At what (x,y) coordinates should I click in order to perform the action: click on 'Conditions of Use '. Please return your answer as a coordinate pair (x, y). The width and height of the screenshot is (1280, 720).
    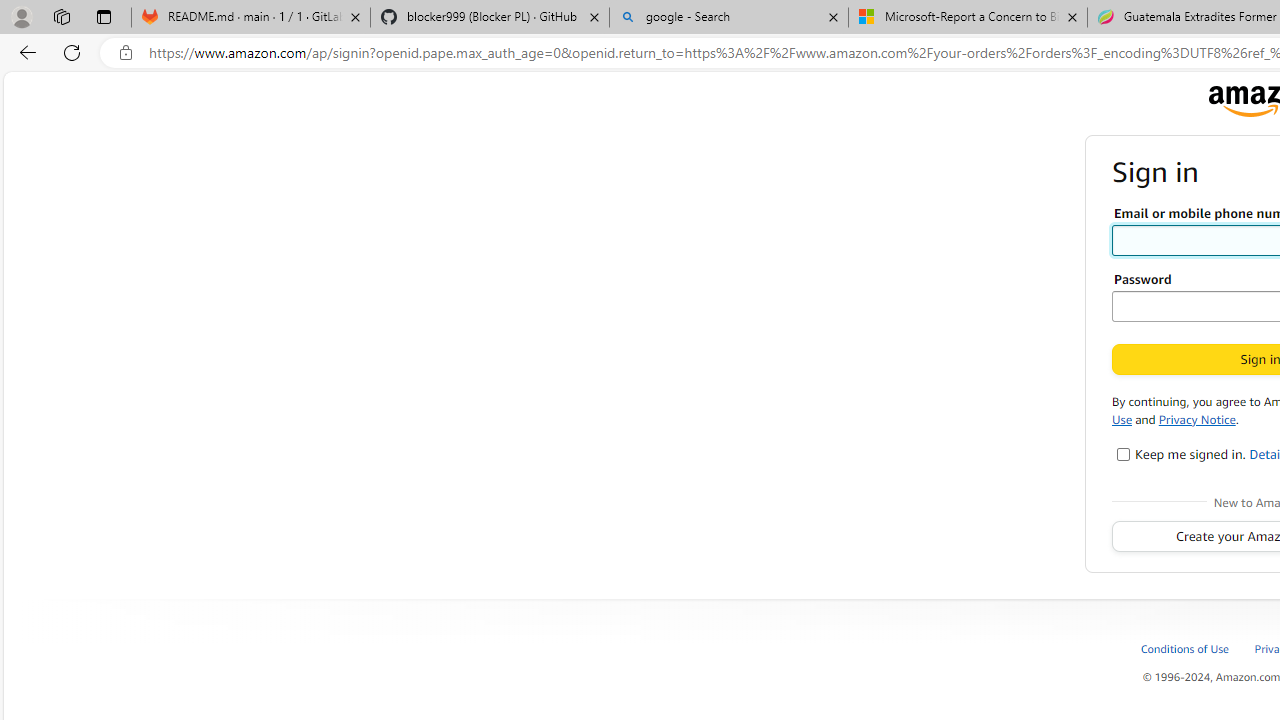
    Looking at the image, I should click on (1185, 648).